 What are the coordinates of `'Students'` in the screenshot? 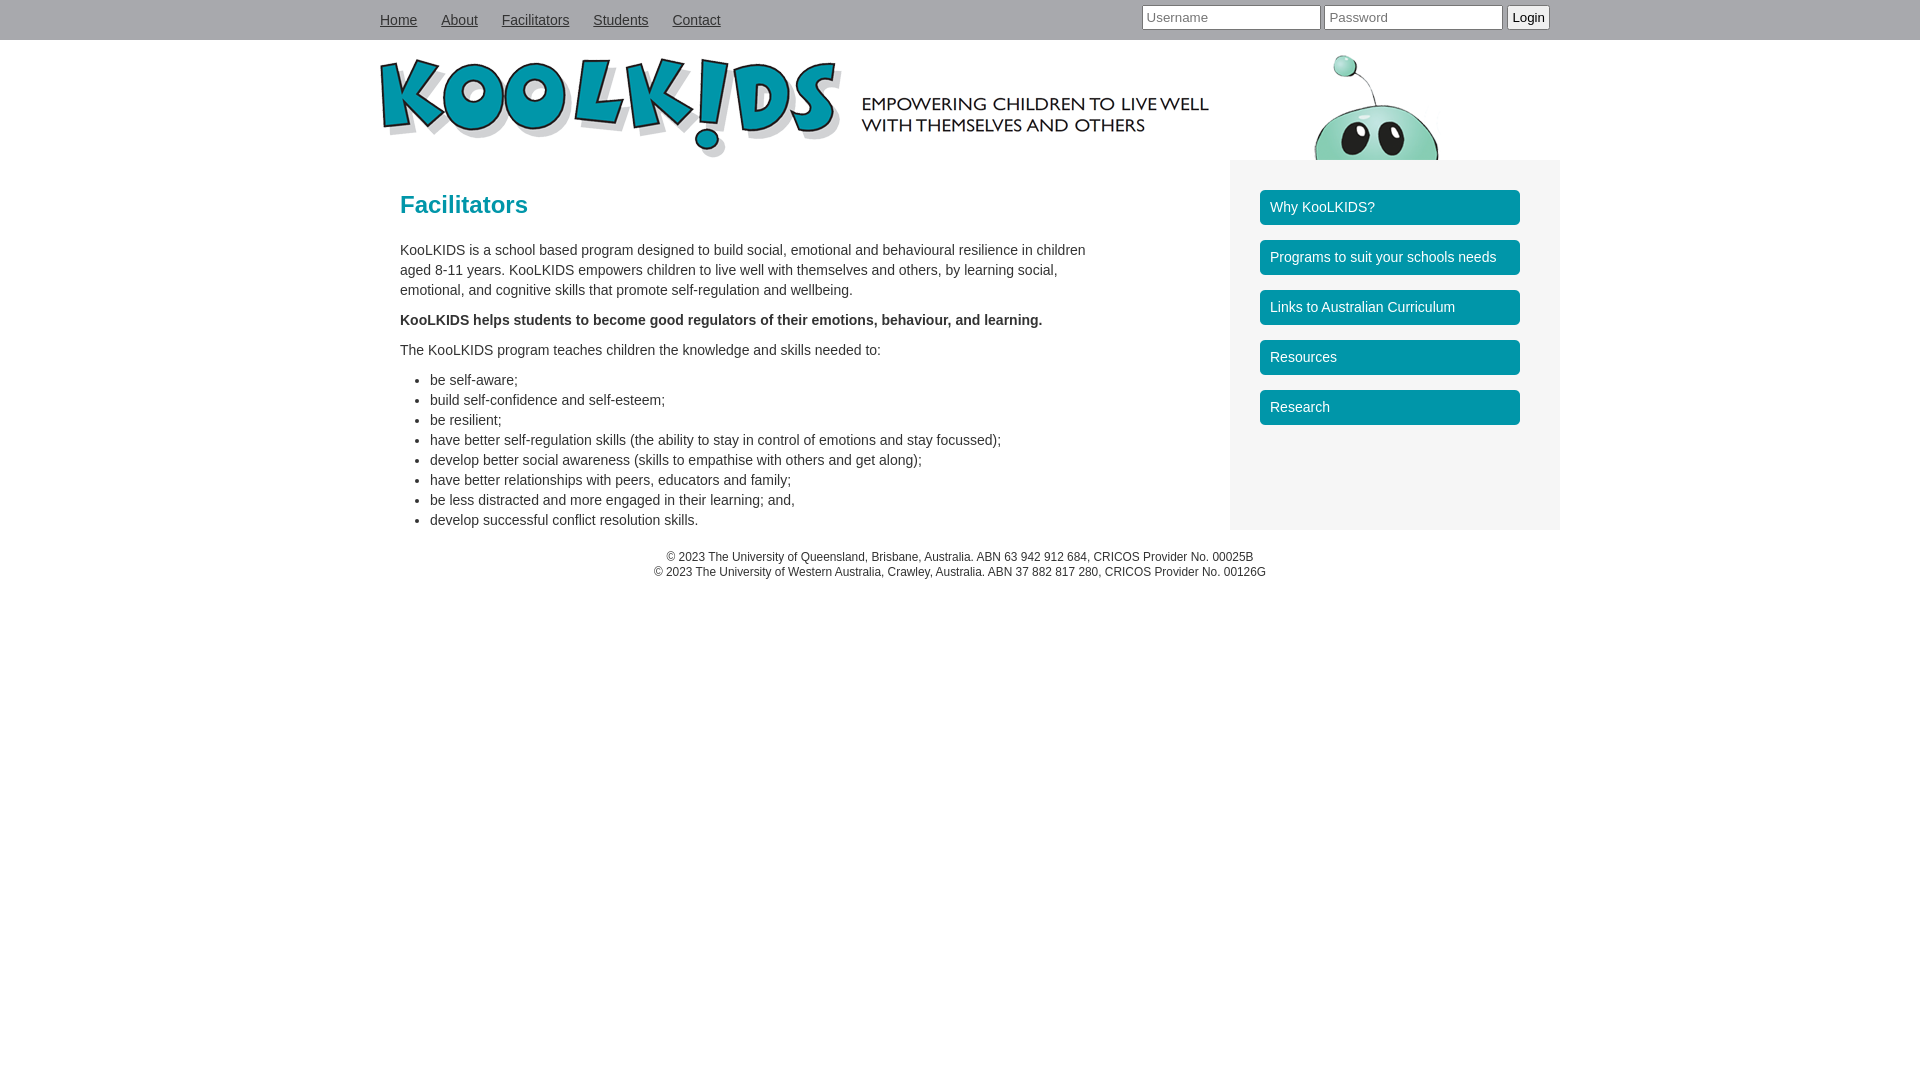 It's located at (619, 19).